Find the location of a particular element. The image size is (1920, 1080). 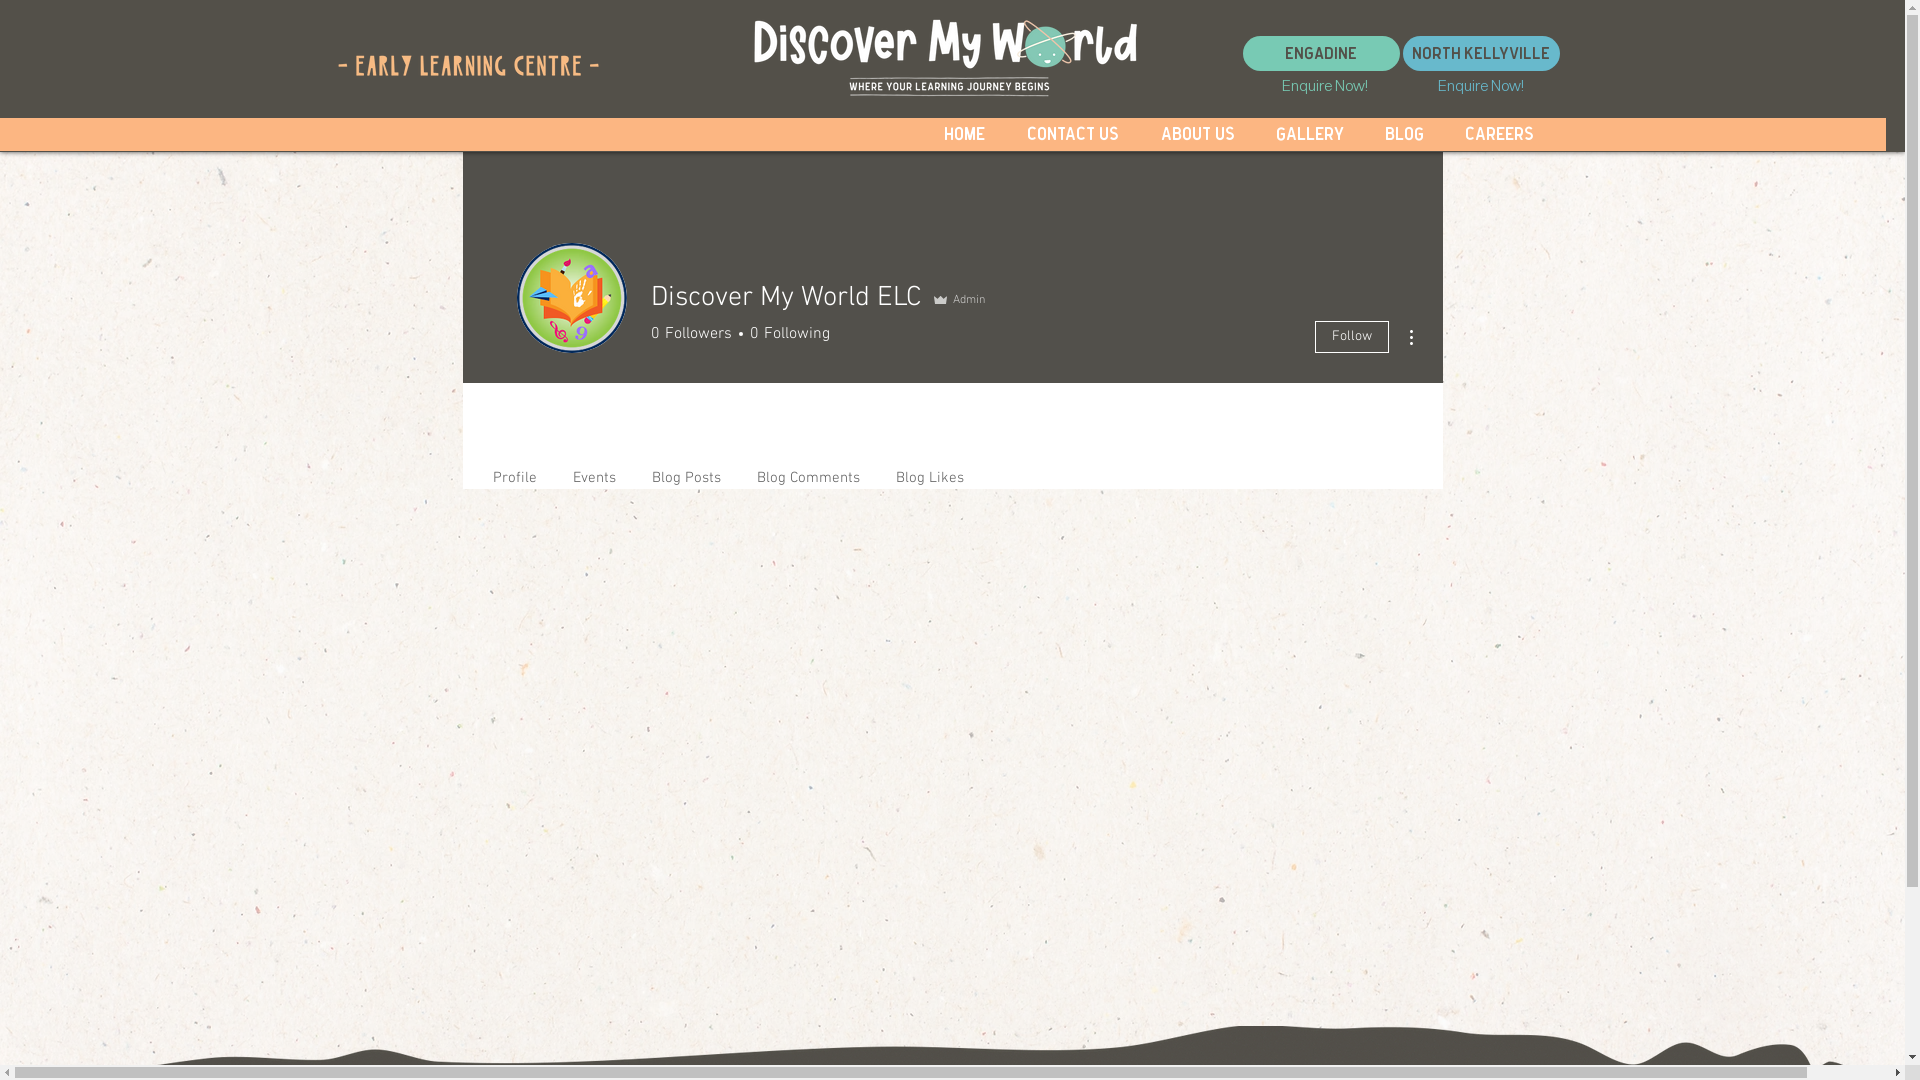

'Enquire Now!' is located at coordinates (1481, 83).